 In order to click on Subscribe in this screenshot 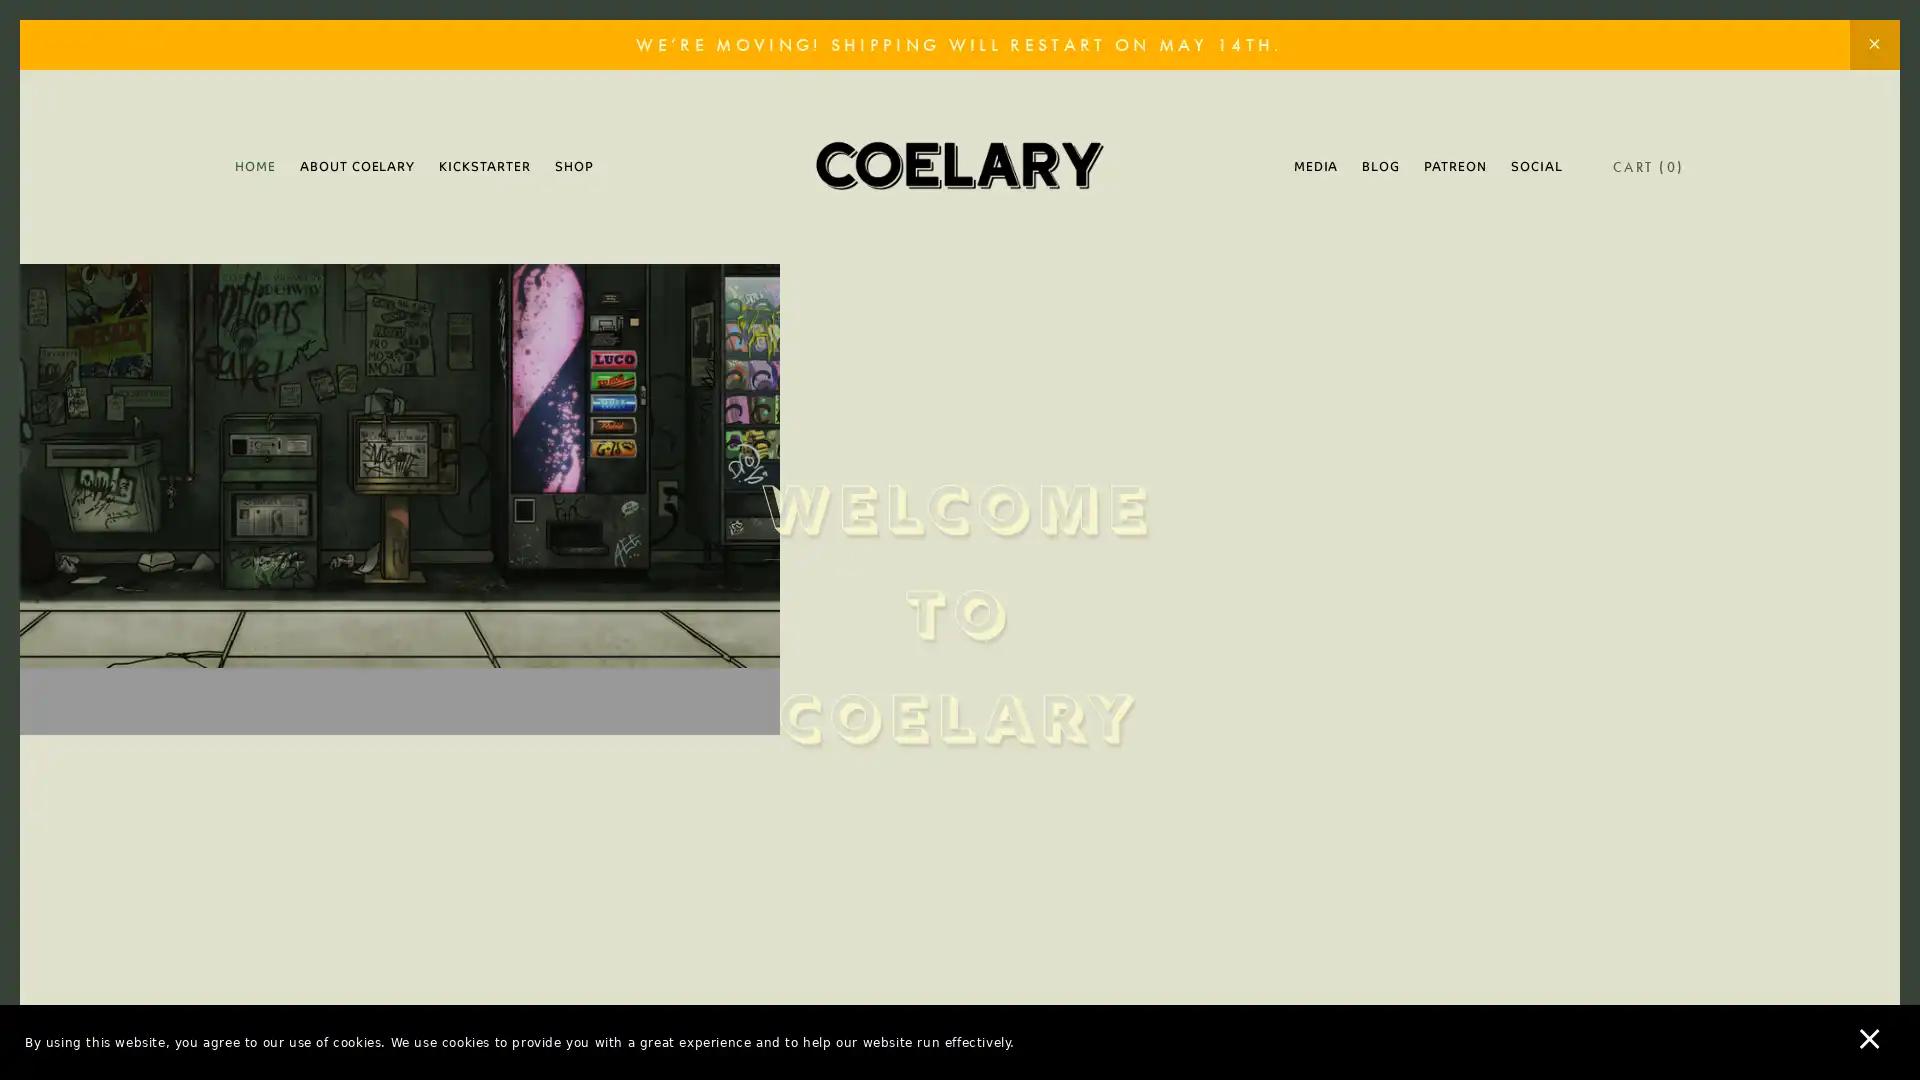, I will do `click(1147, 694)`.